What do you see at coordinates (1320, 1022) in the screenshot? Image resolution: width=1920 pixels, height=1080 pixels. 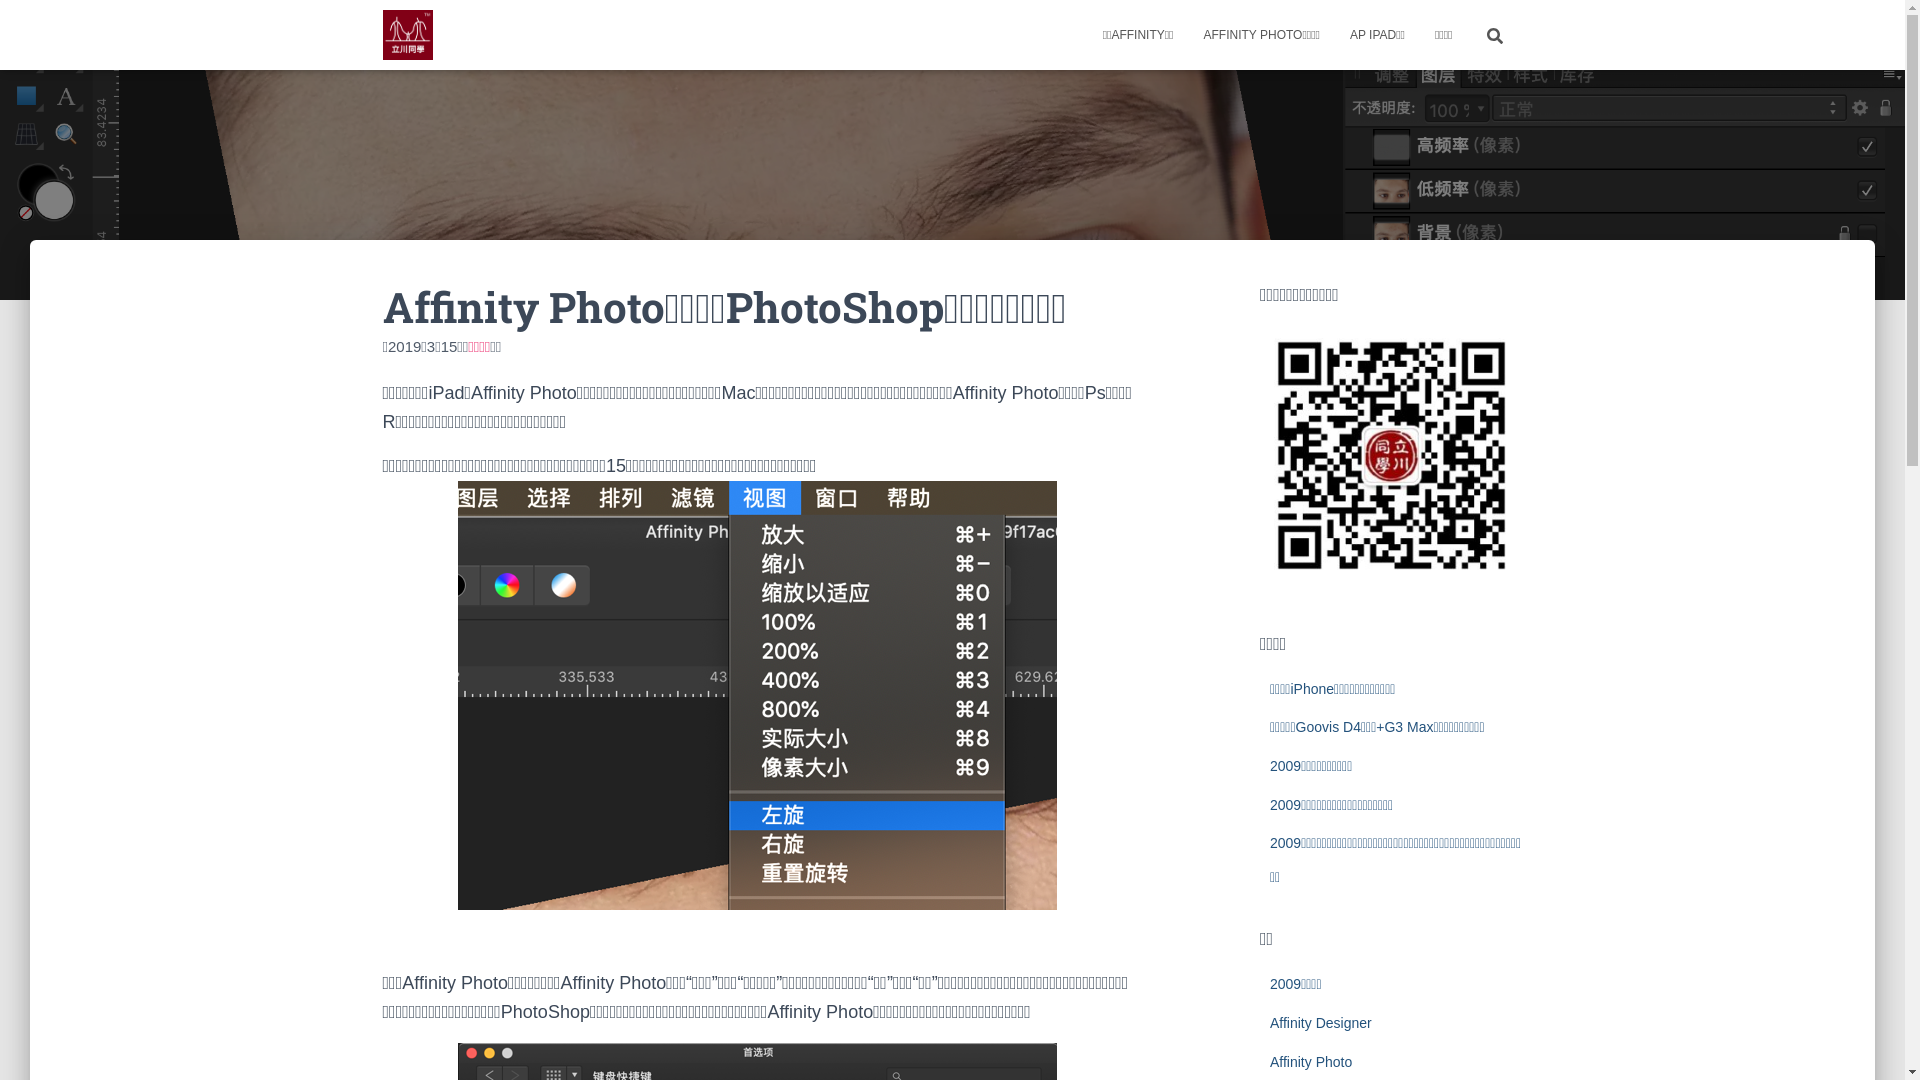 I see `'Affinity Designer'` at bounding box center [1320, 1022].